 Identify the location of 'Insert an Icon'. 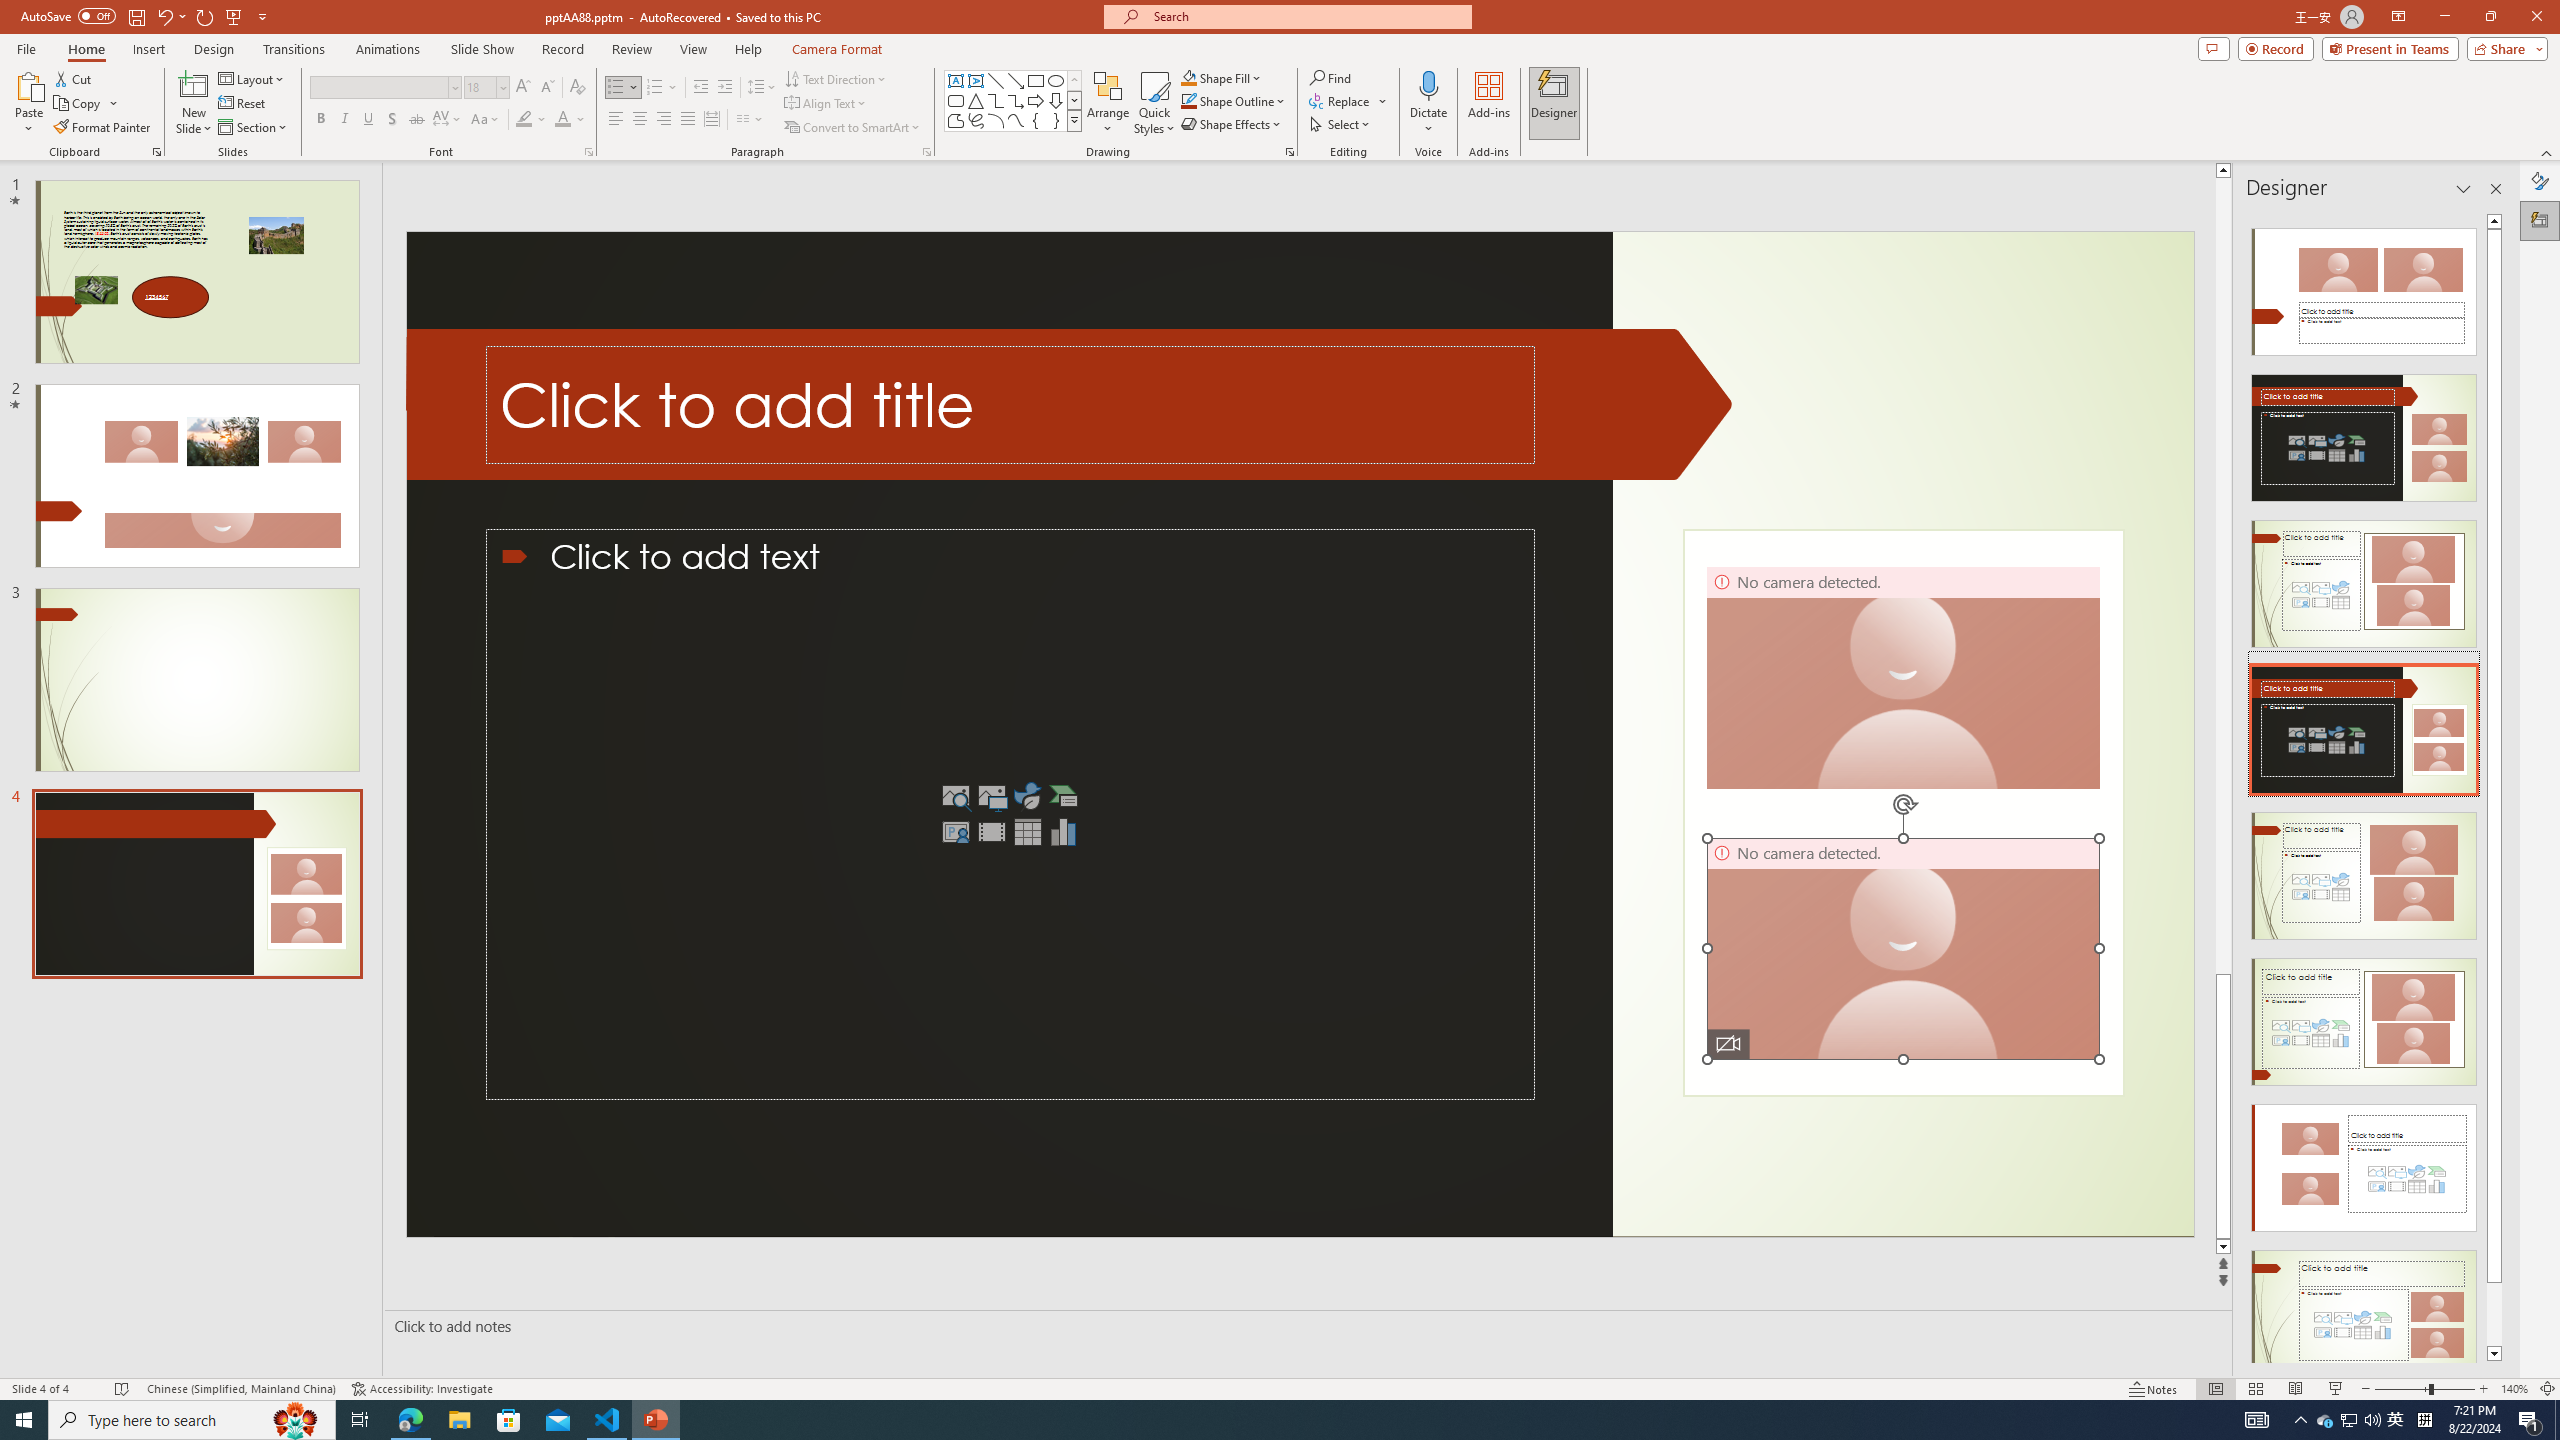
(1027, 796).